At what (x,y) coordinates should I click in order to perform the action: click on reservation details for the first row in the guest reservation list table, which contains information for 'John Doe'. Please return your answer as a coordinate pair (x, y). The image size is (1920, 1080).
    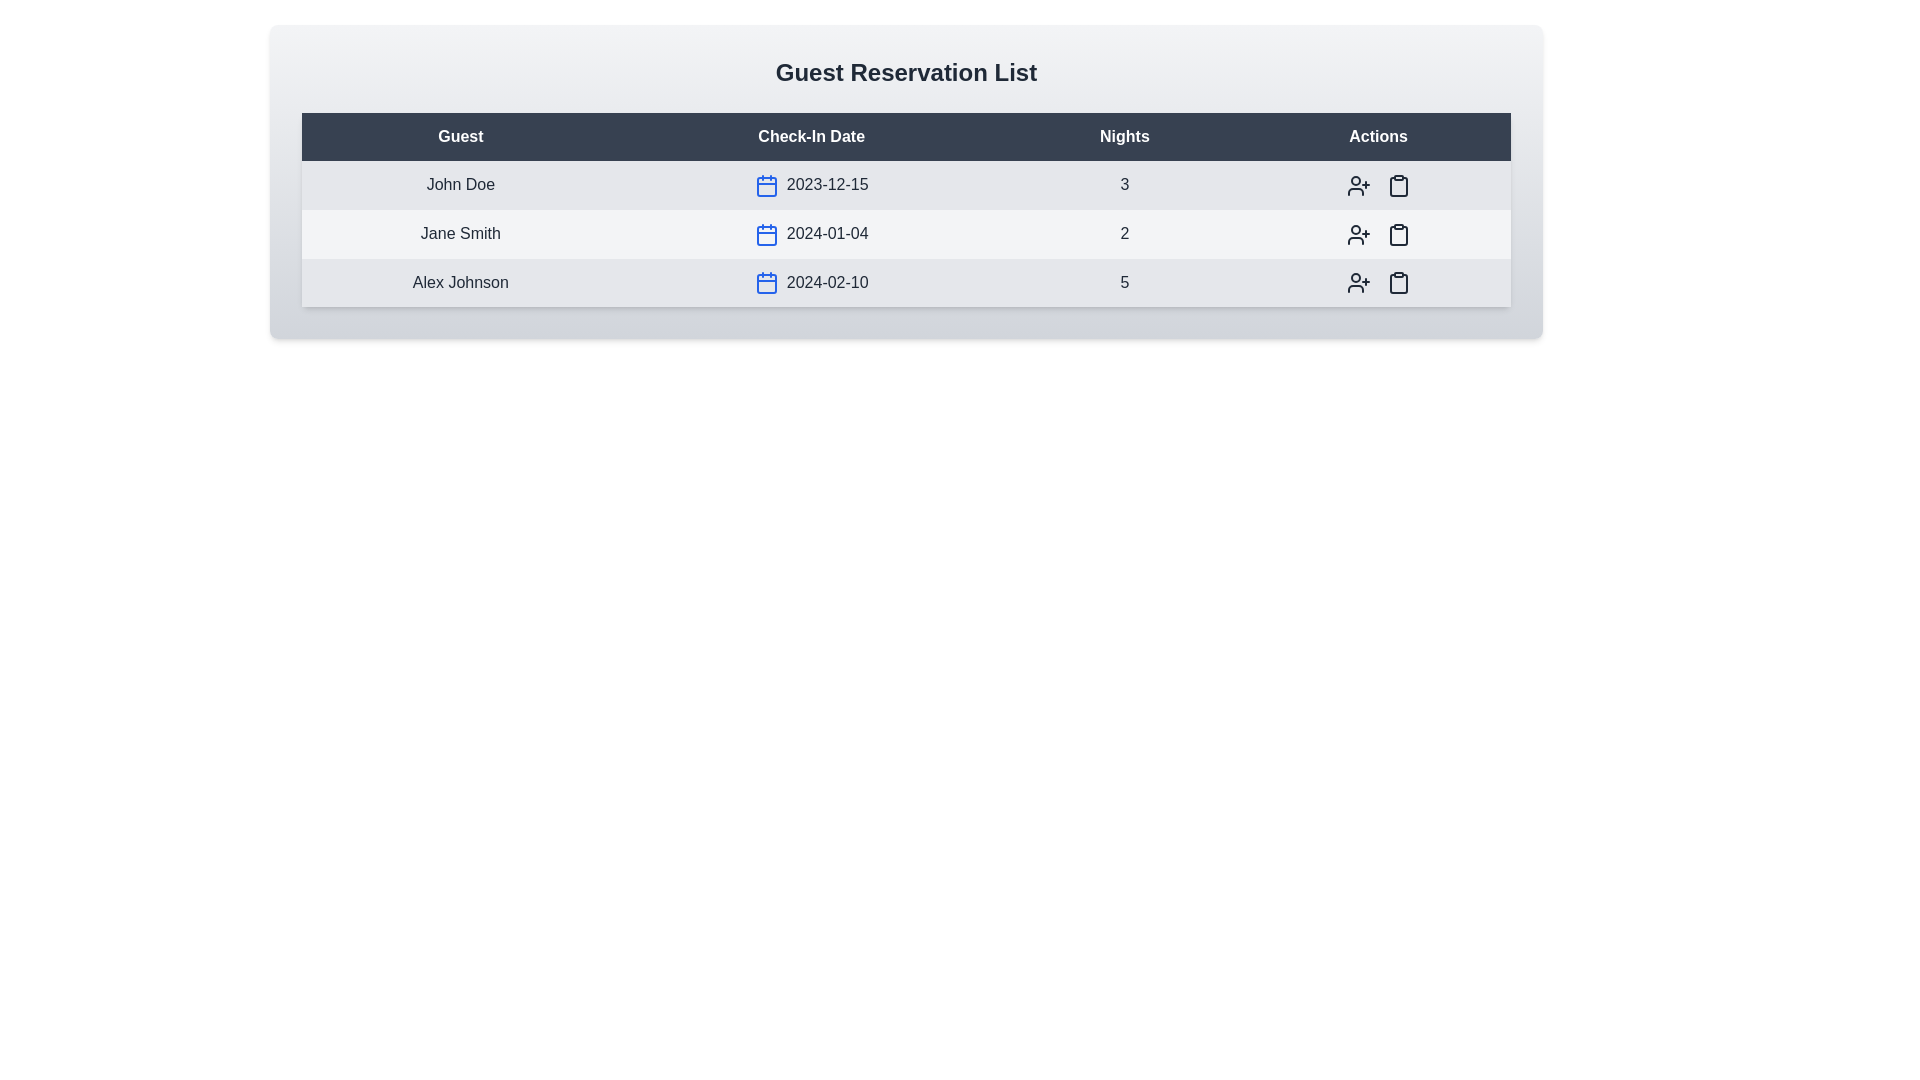
    Looking at the image, I should click on (905, 185).